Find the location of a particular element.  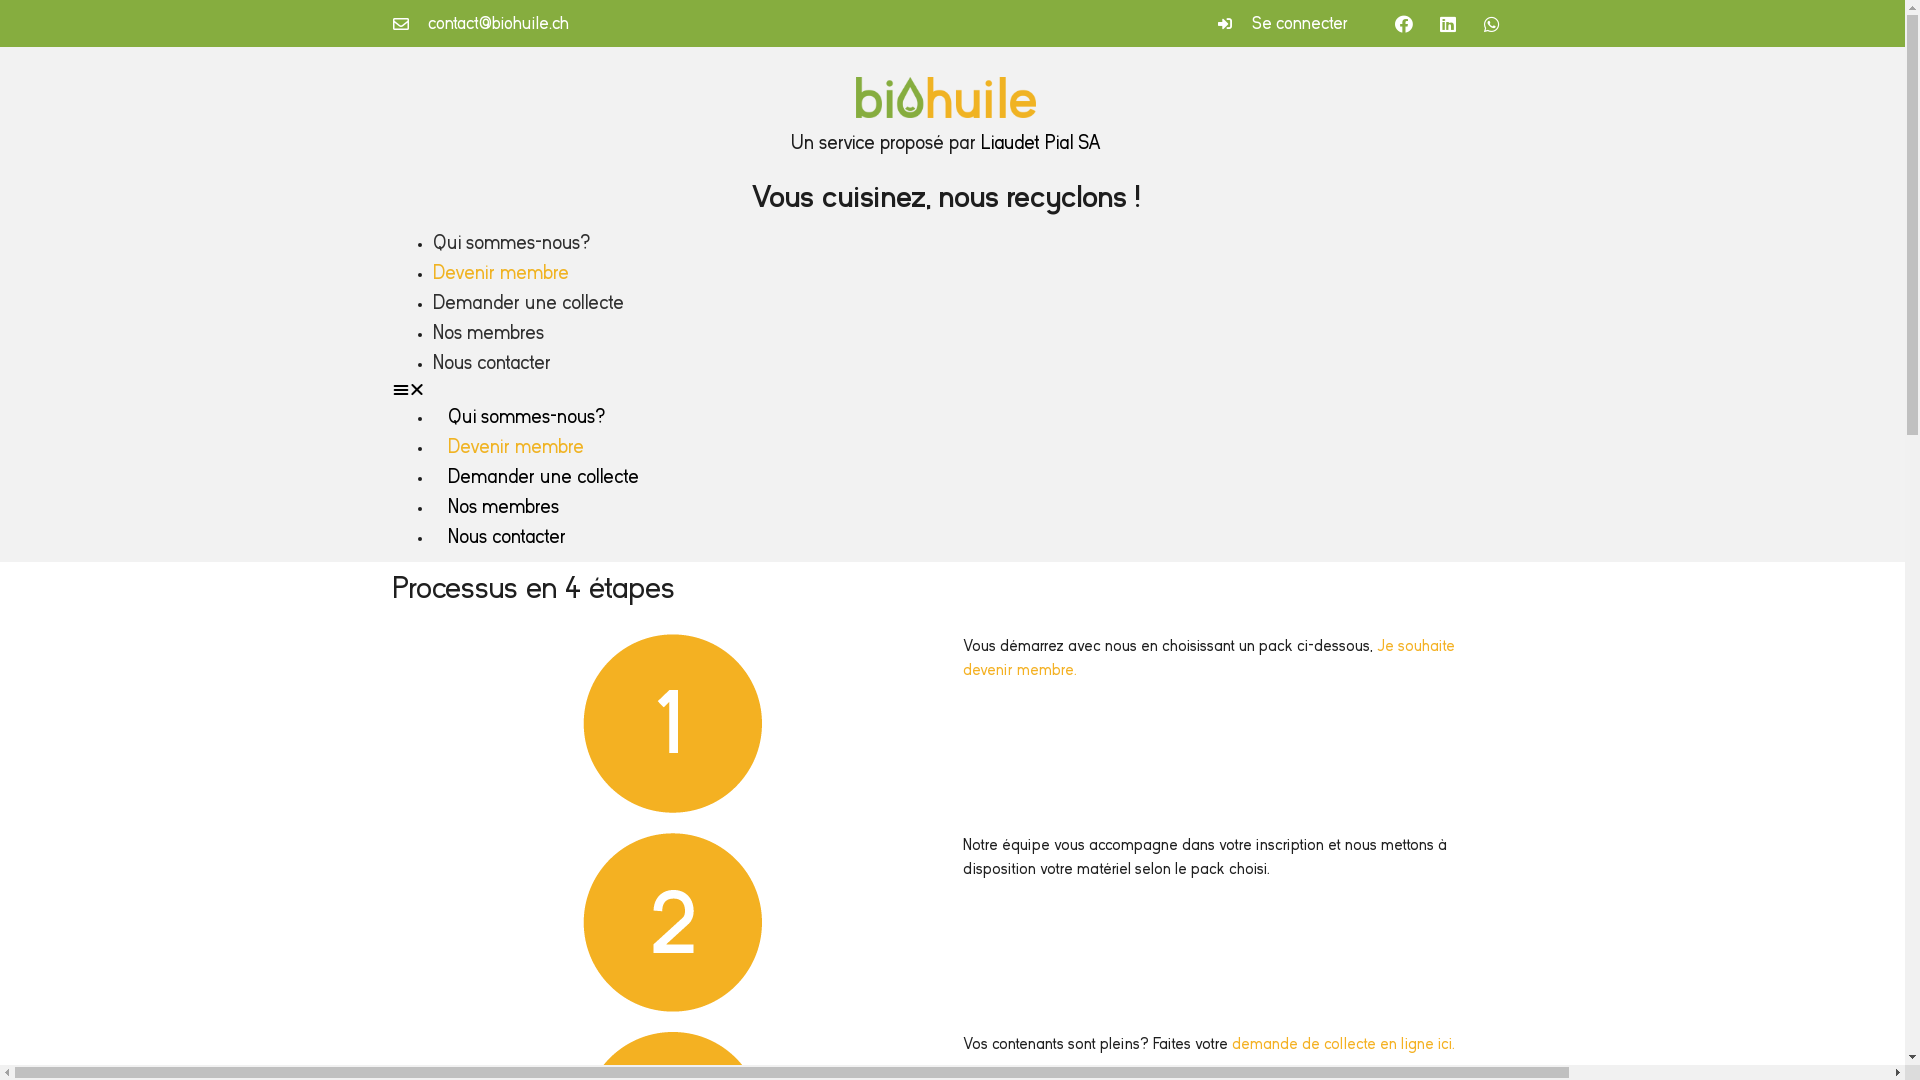

'Liaudet Pial SA' is located at coordinates (1040, 141).